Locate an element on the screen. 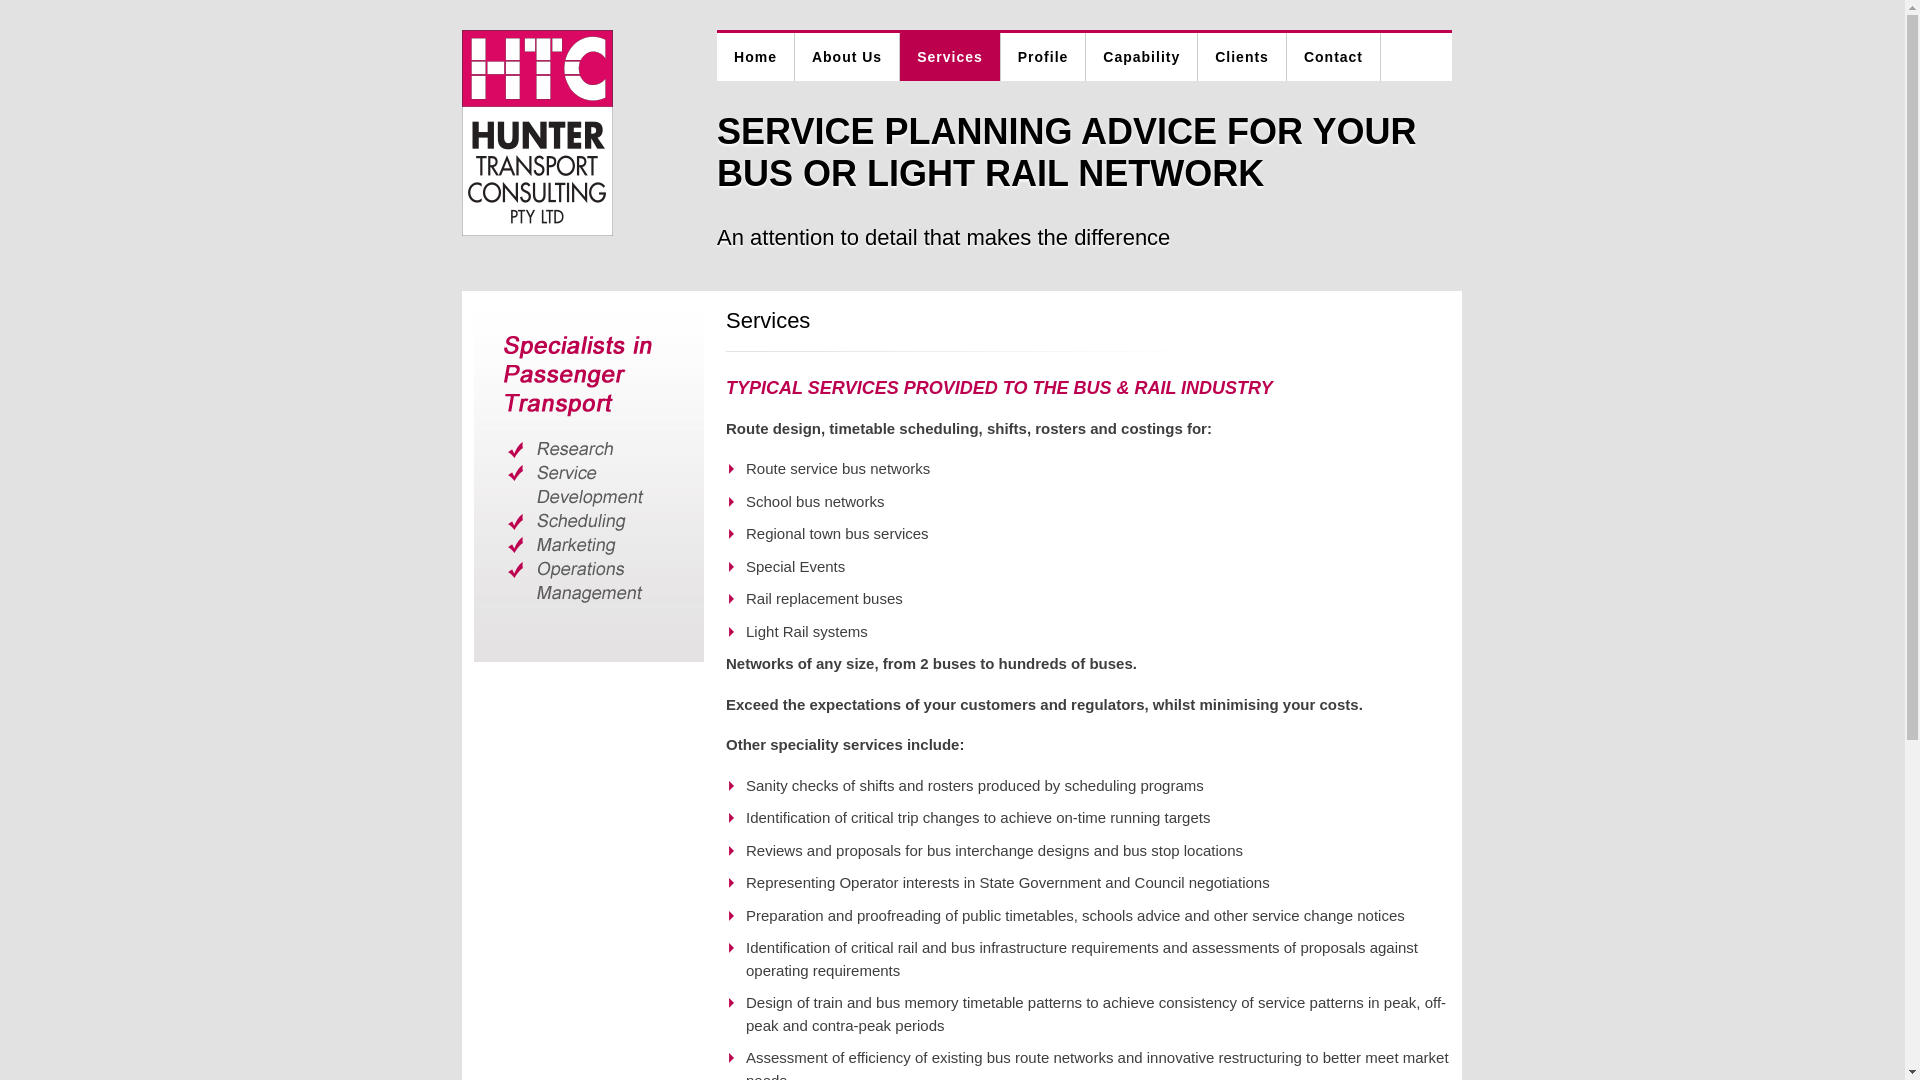 The width and height of the screenshot is (1920, 1080). 'Contact' is located at coordinates (1334, 56).